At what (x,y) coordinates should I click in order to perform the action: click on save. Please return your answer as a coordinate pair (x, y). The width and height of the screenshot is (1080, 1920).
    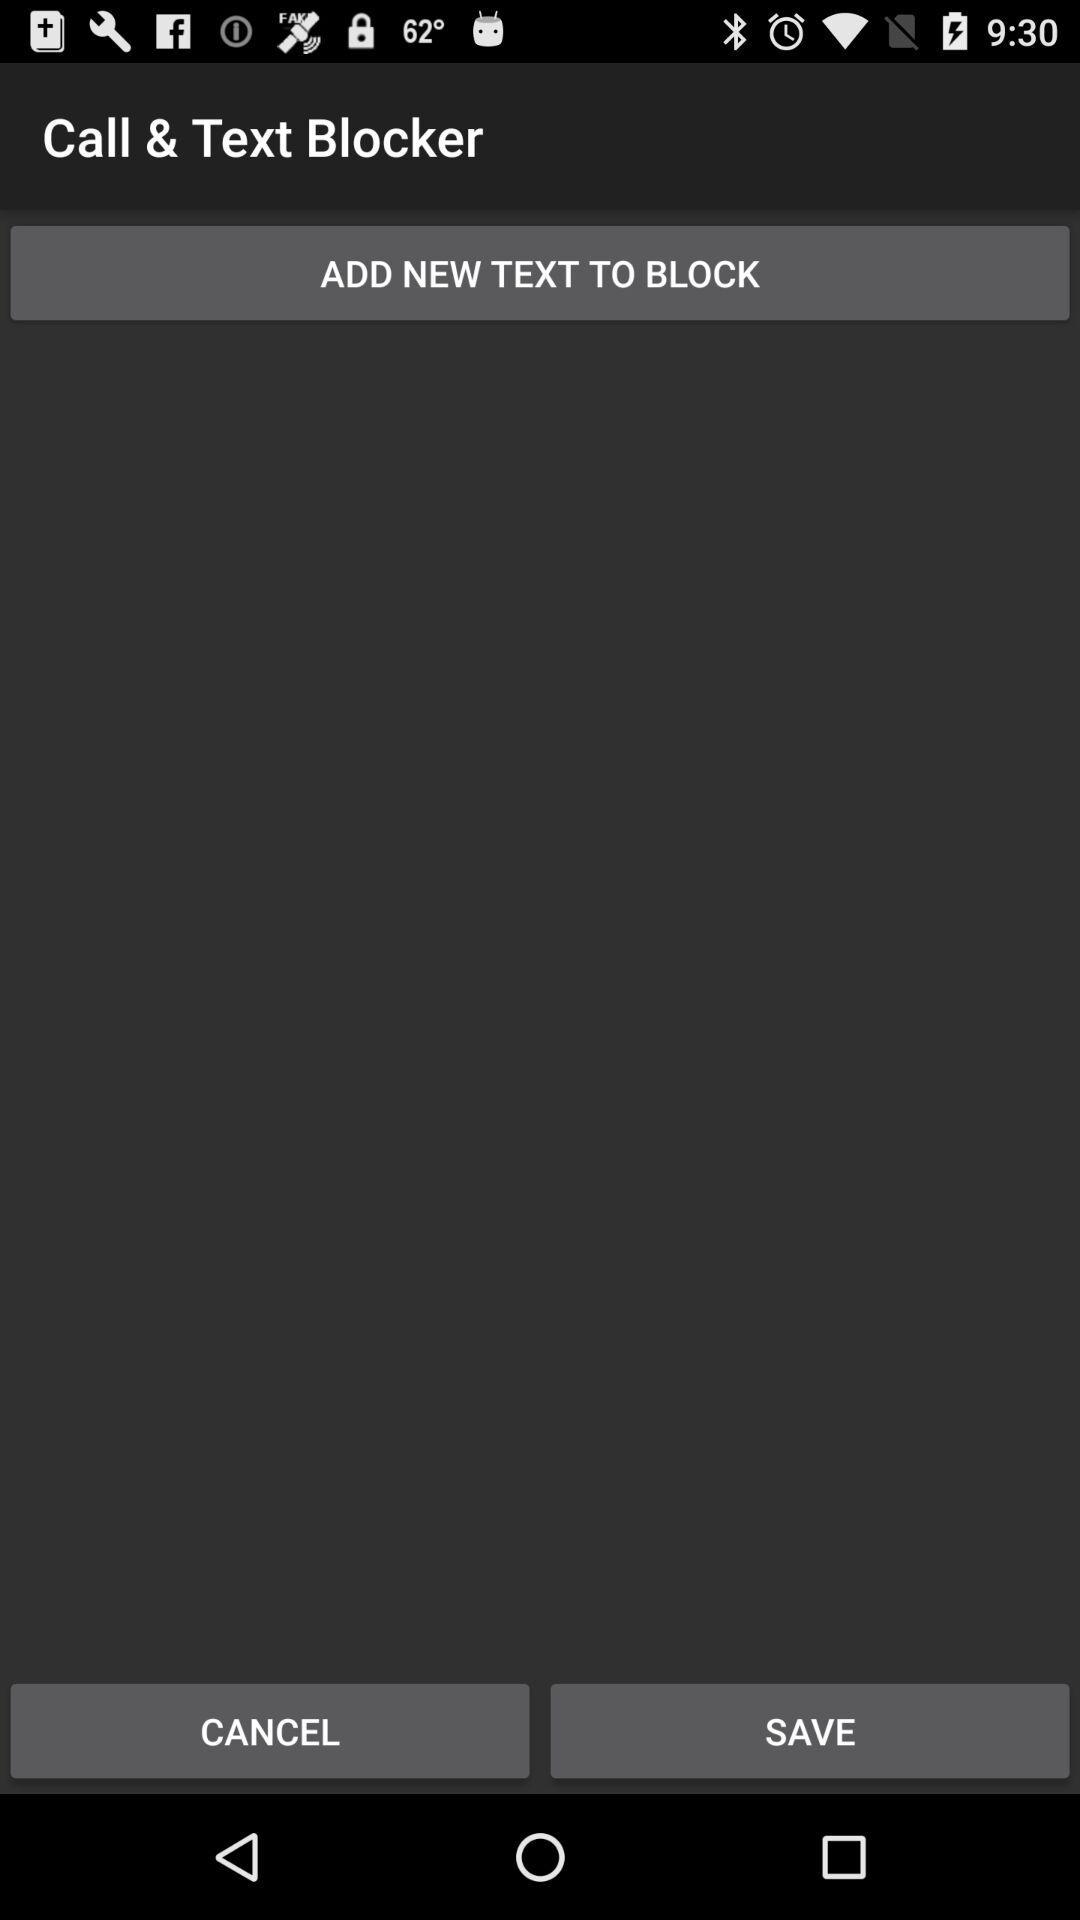
    Looking at the image, I should click on (810, 1730).